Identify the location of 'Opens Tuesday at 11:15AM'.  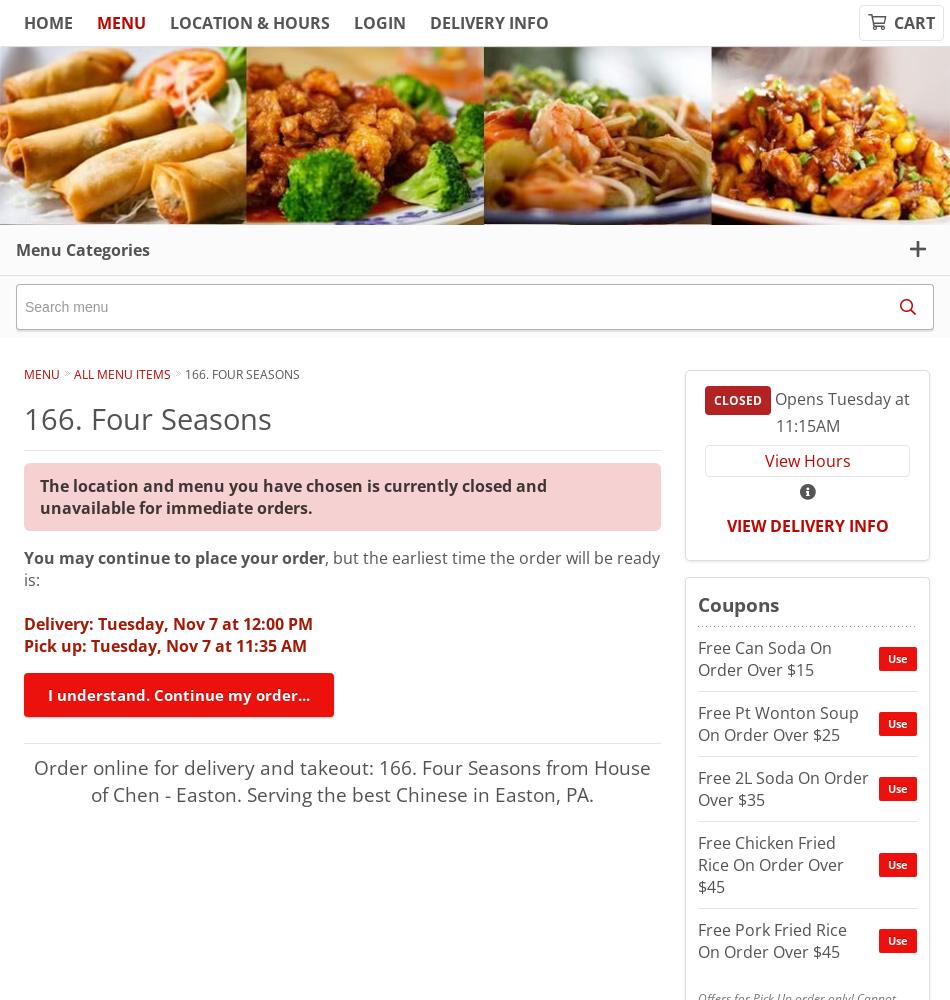
(839, 412).